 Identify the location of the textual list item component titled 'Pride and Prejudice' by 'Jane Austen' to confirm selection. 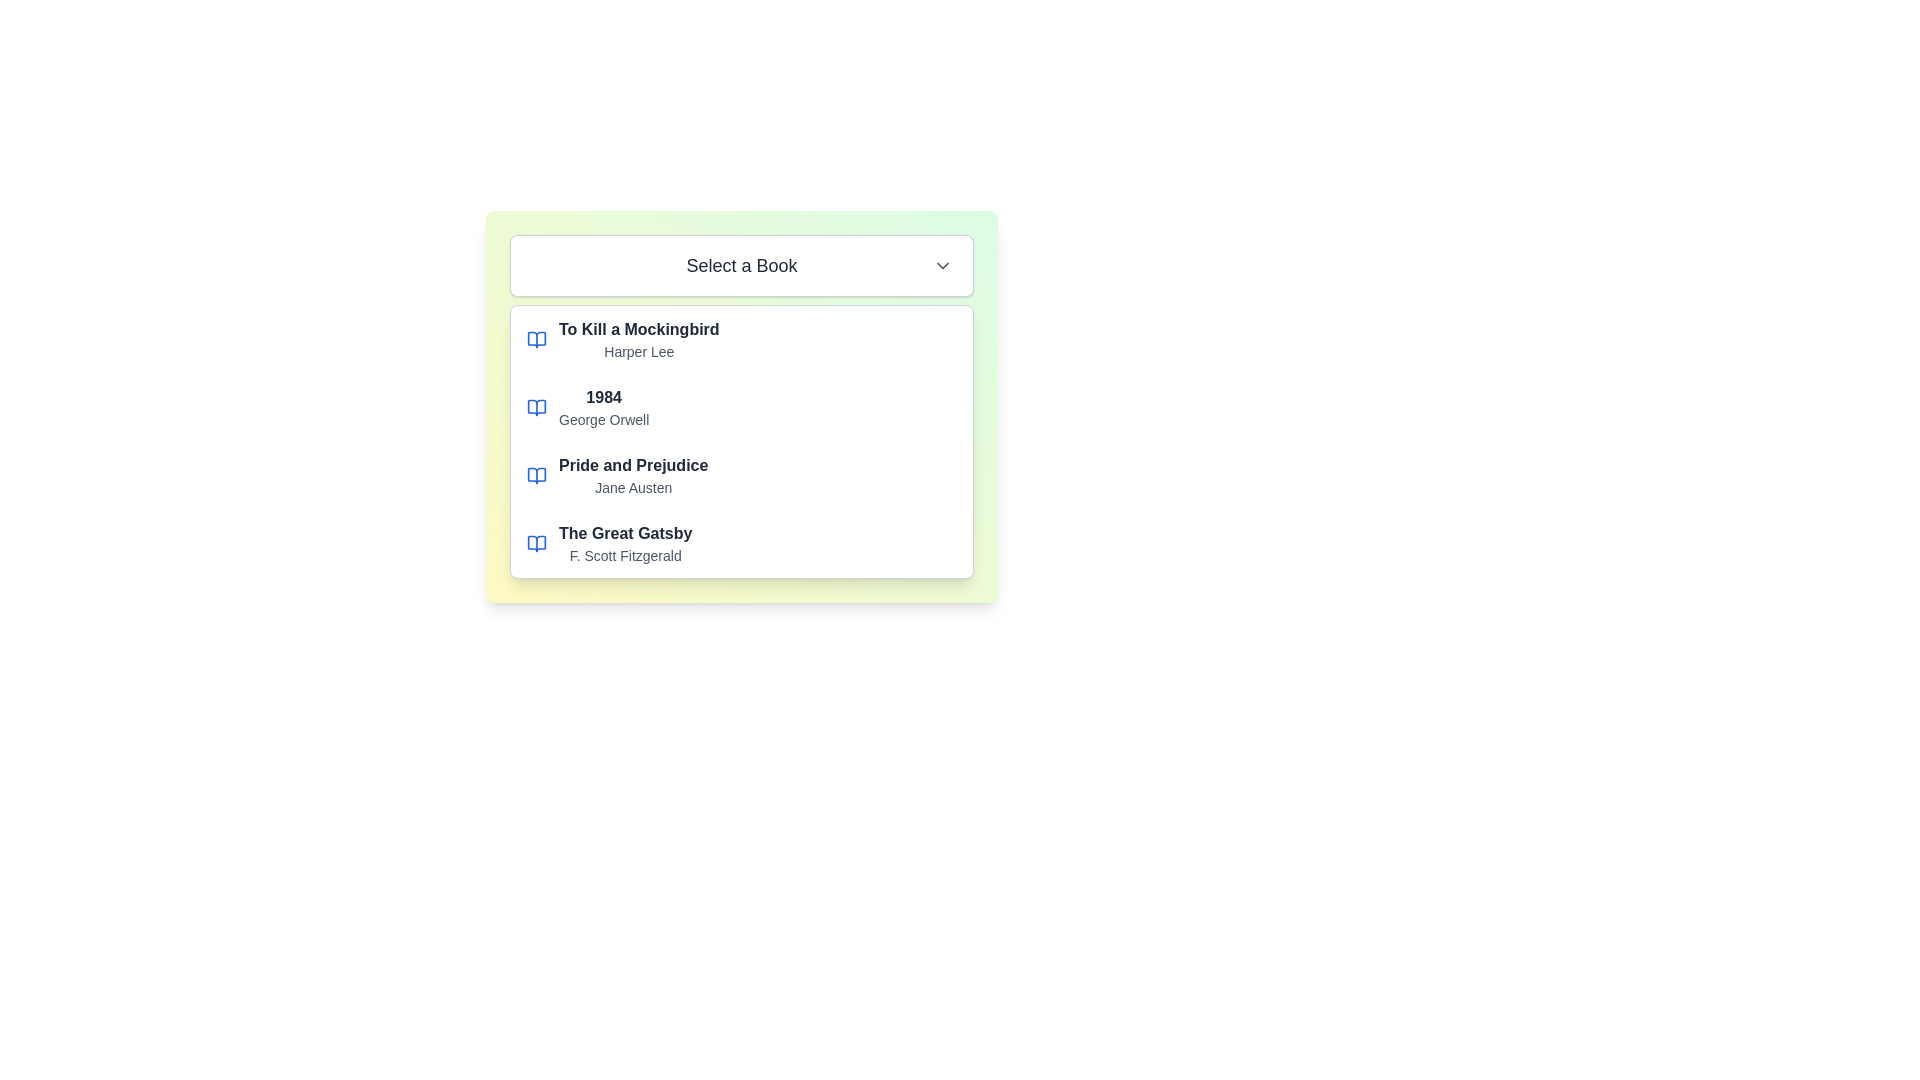
(632, 475).